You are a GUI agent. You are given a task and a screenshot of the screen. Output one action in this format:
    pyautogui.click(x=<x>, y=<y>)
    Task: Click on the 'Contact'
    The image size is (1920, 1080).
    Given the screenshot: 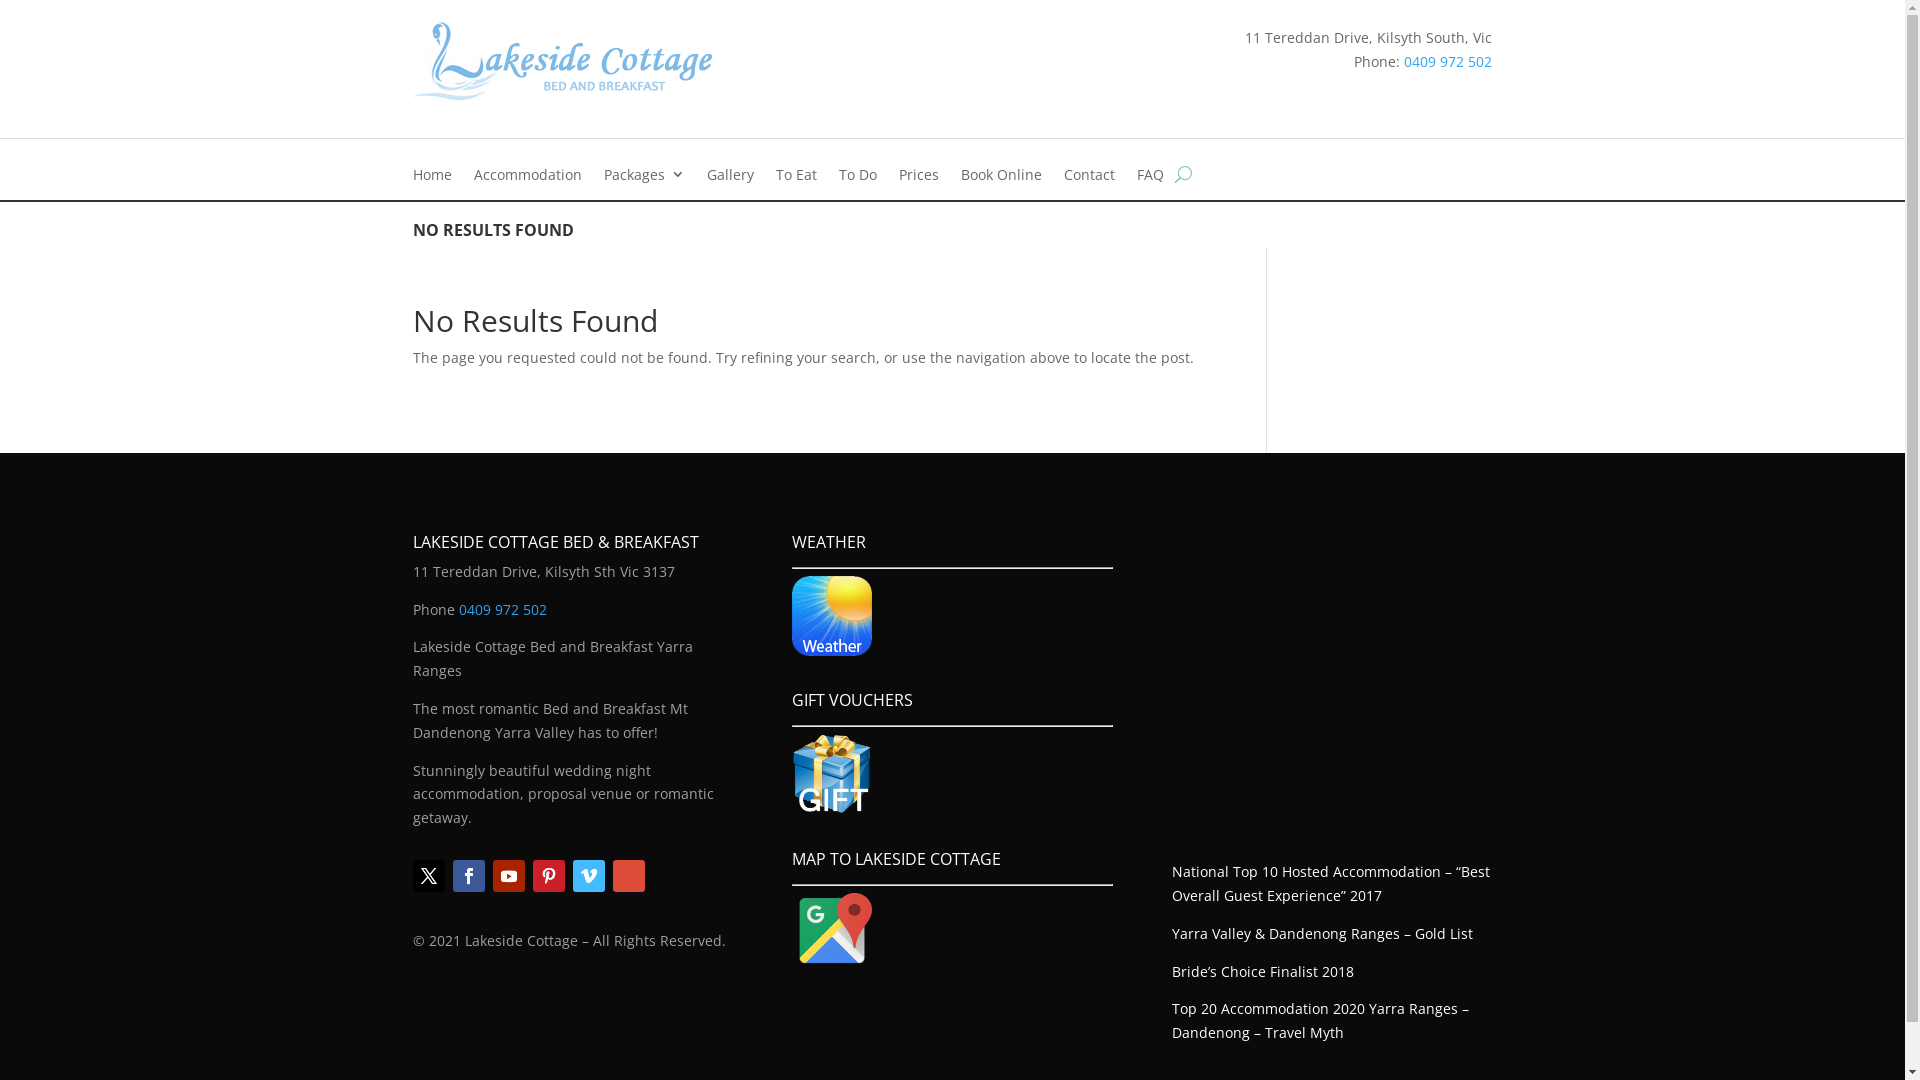 What is the action you would take?
    pyautogui.click(x=1063, y=177)
    